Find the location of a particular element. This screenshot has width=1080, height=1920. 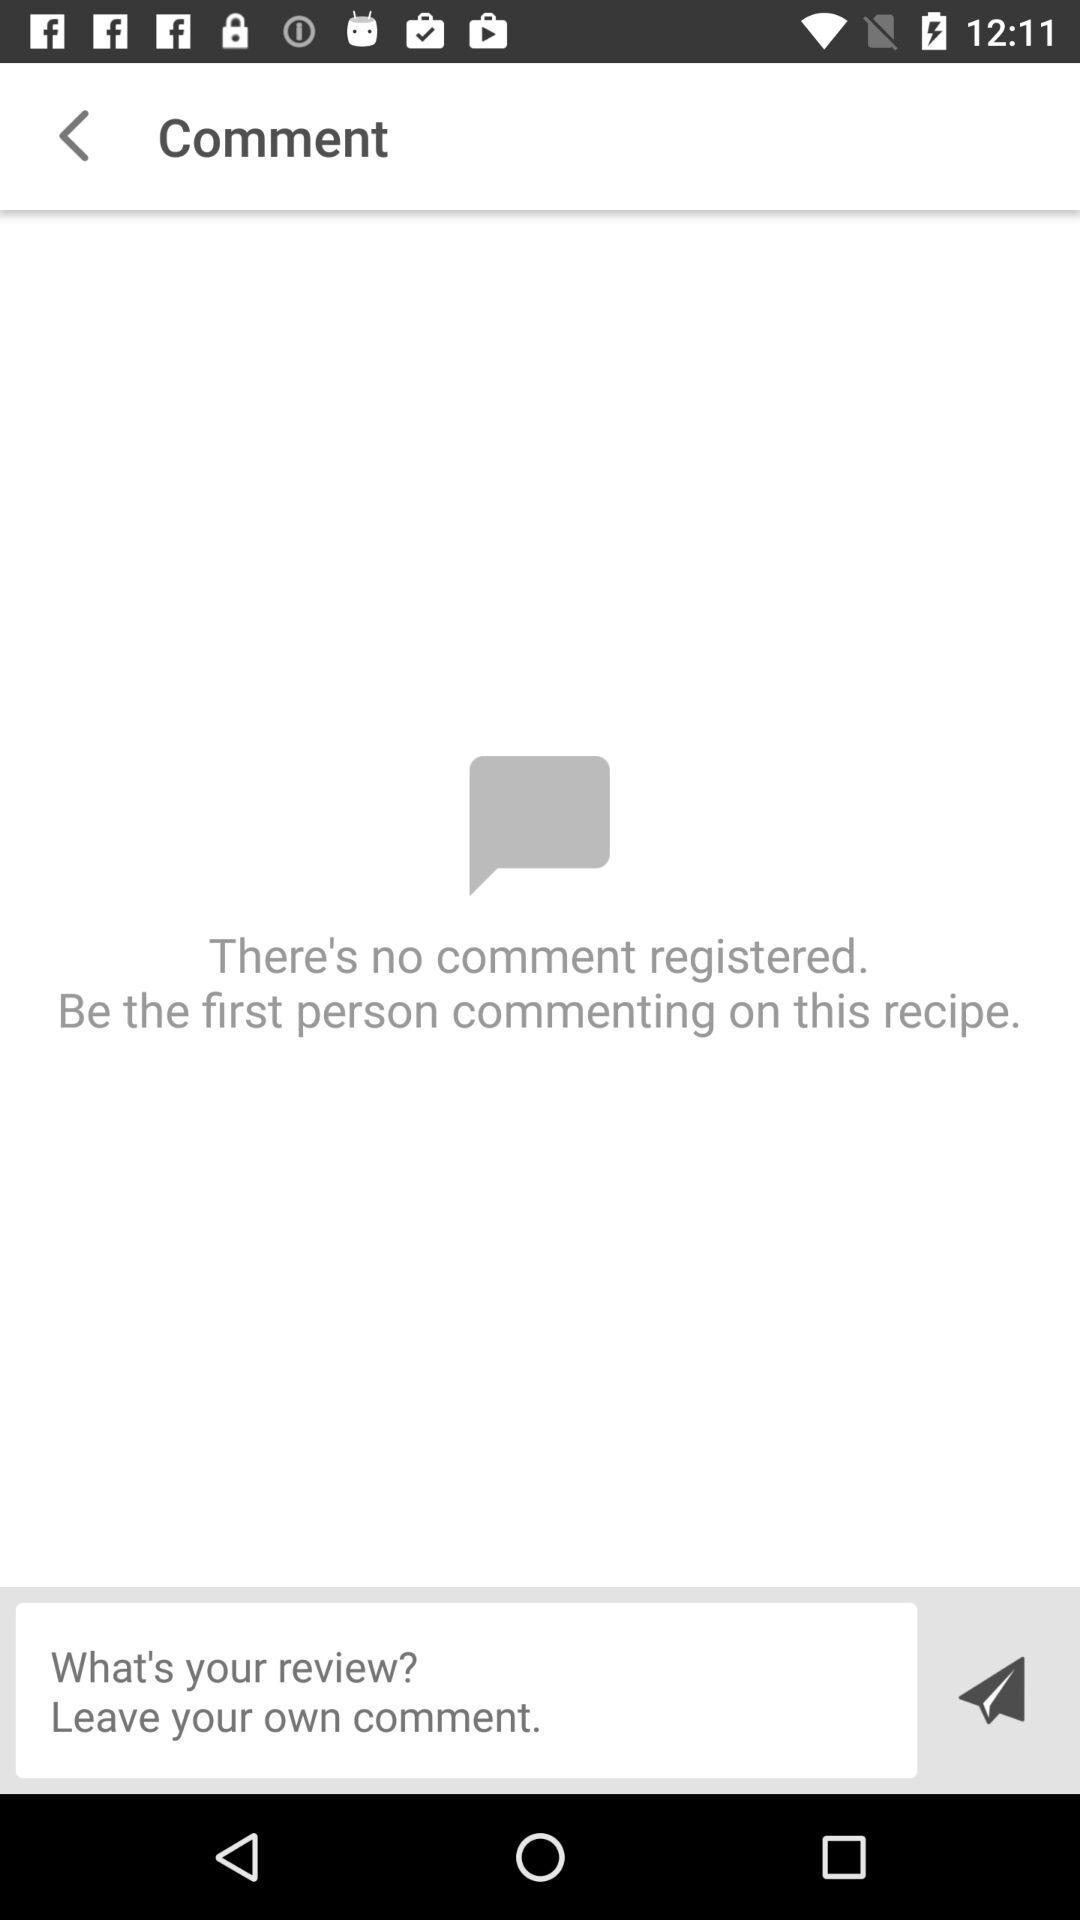

icon at the bottom right corner is located at coordinates (990, 1689).